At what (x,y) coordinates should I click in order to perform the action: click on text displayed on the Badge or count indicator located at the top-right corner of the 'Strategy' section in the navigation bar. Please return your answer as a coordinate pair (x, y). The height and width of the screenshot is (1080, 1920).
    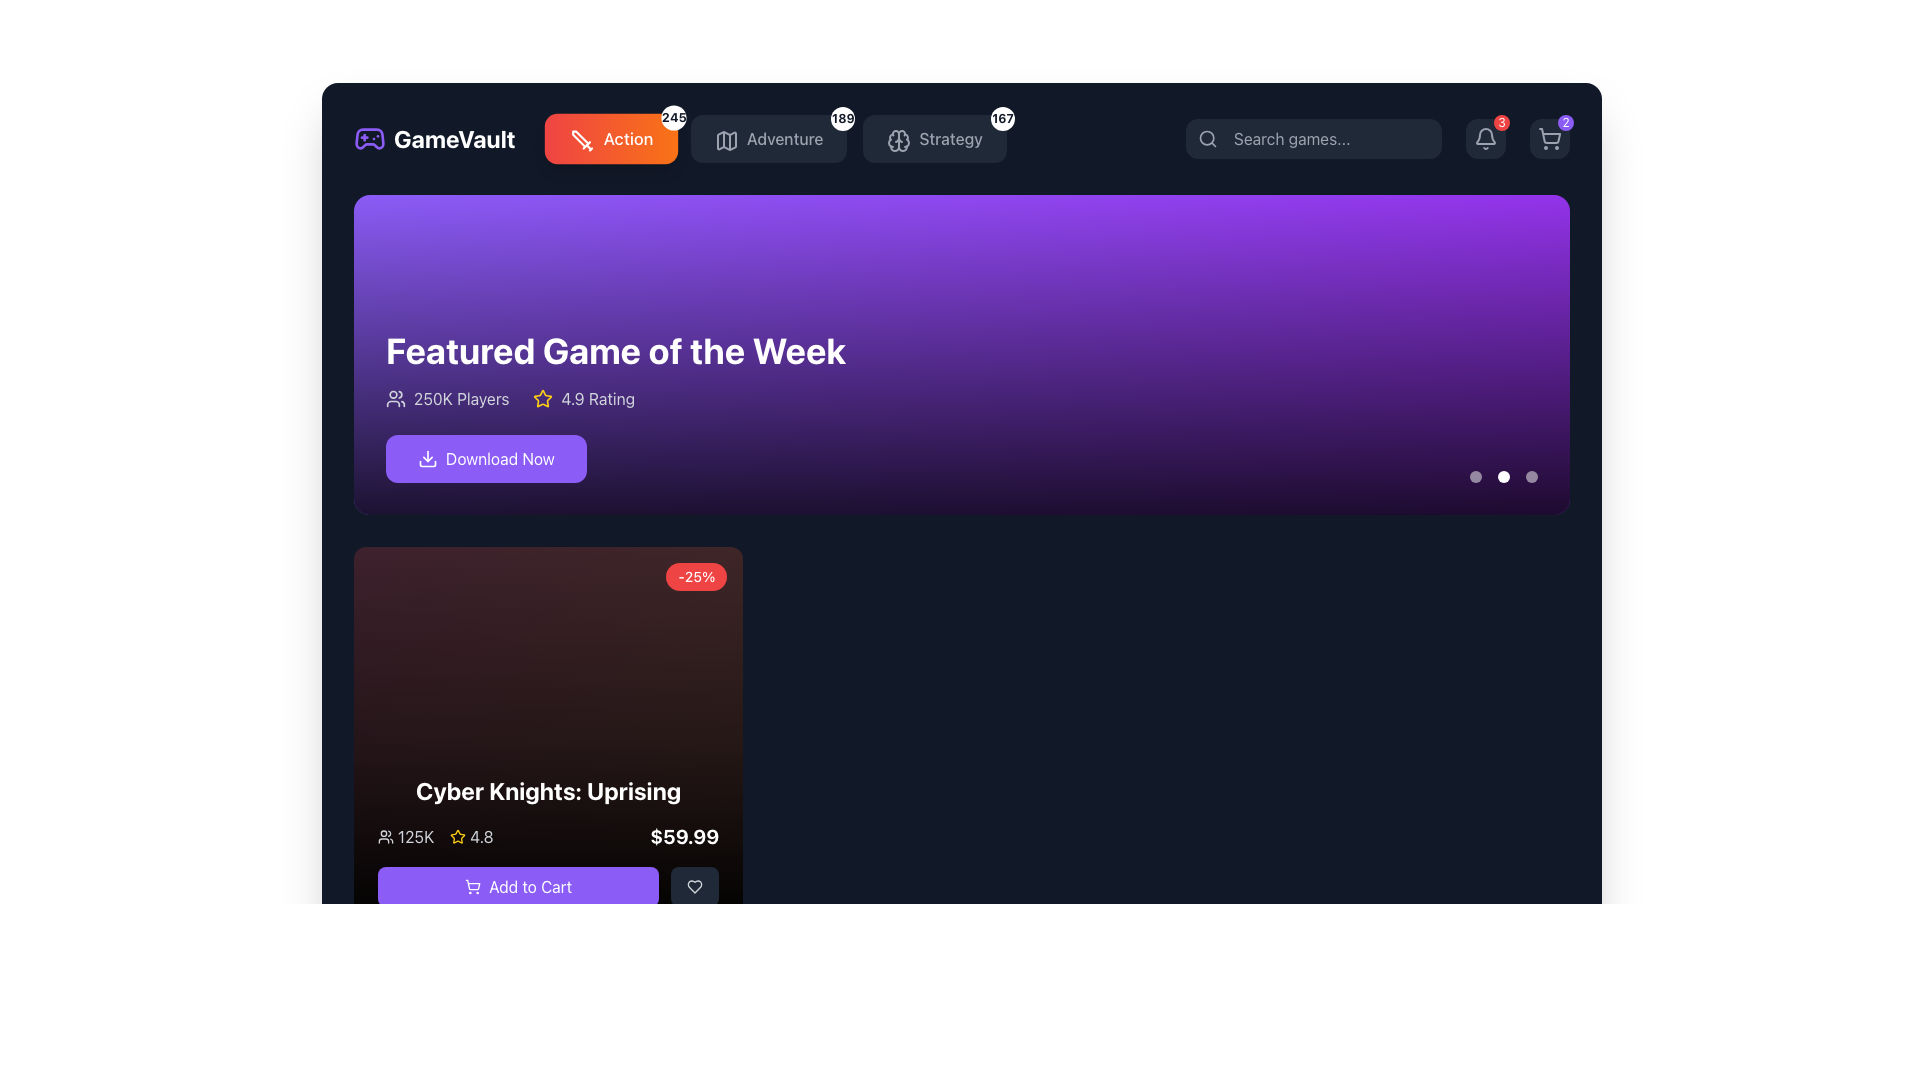
    Looking at the image, I should click on (1003, 119).